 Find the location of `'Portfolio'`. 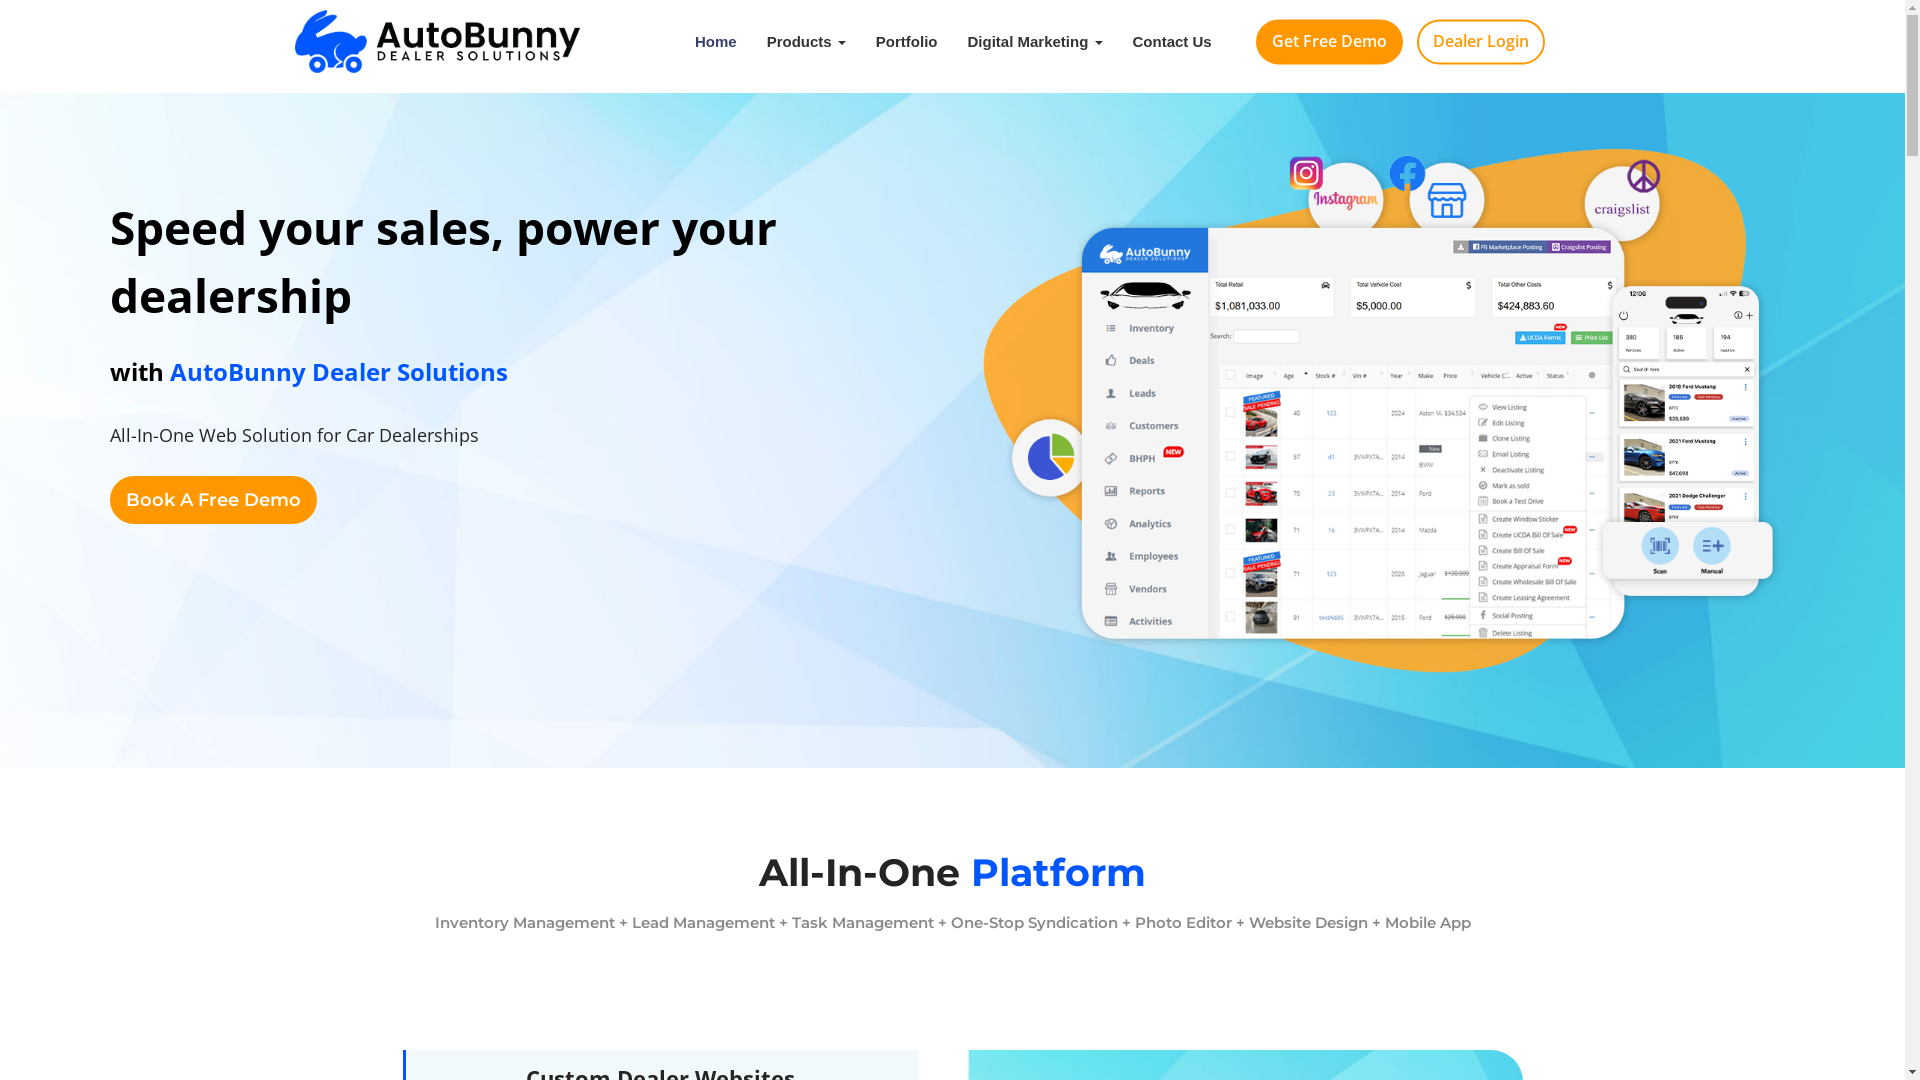

'Portfolio' is located at coordinates (906, 42).